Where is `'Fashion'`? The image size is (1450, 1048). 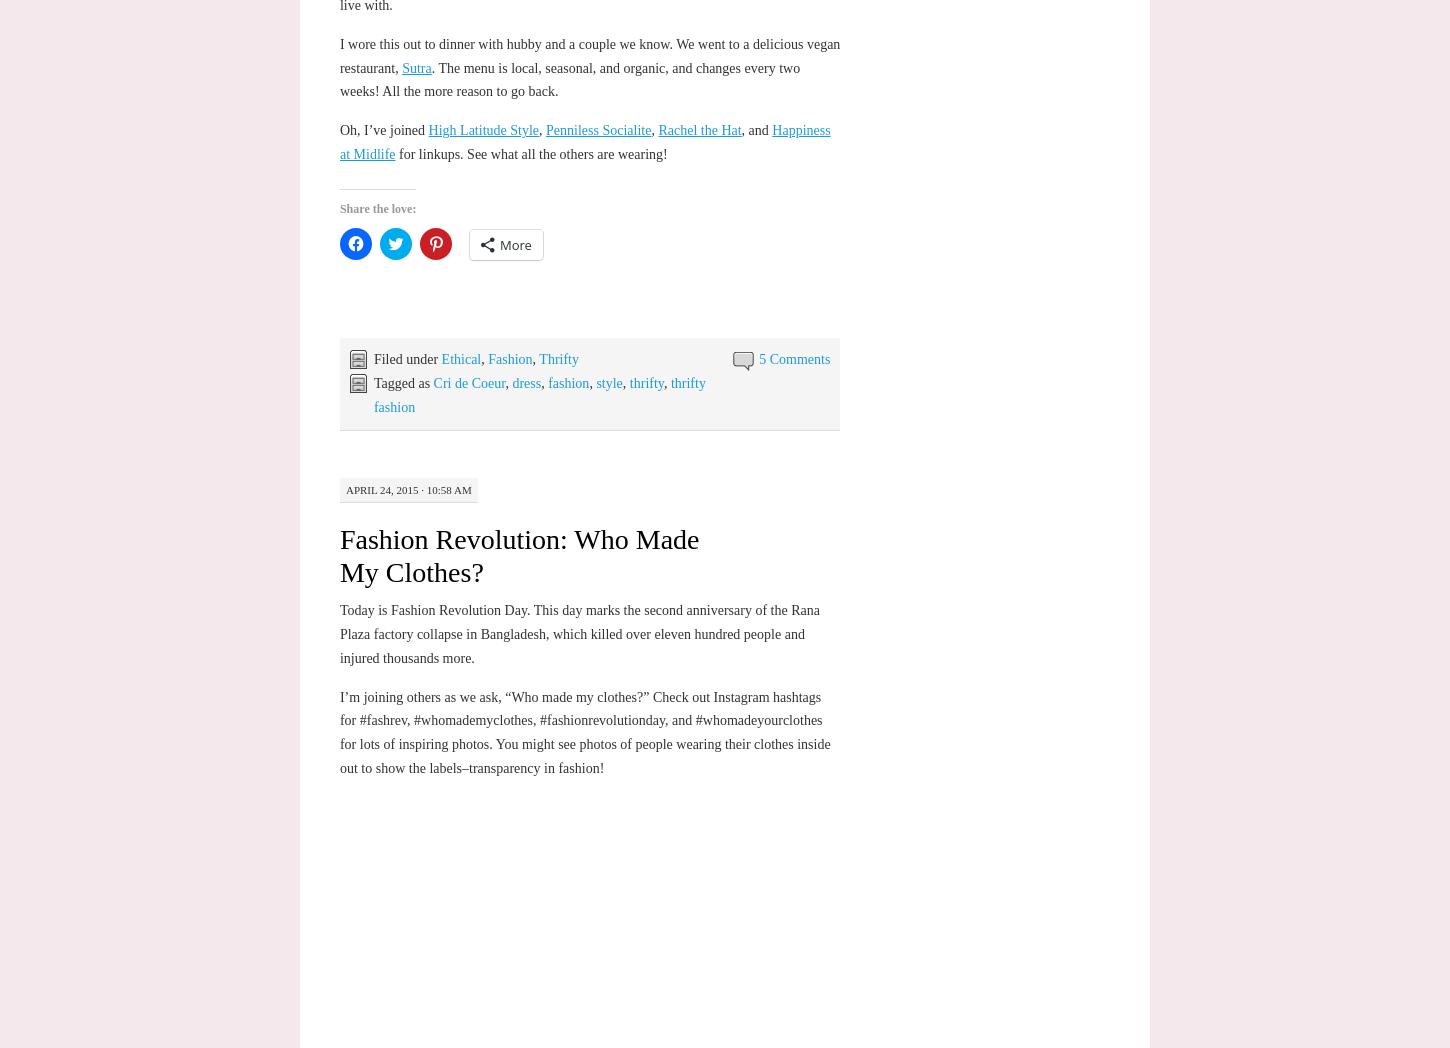
'Fashion' is located at coordinates (509, 358).